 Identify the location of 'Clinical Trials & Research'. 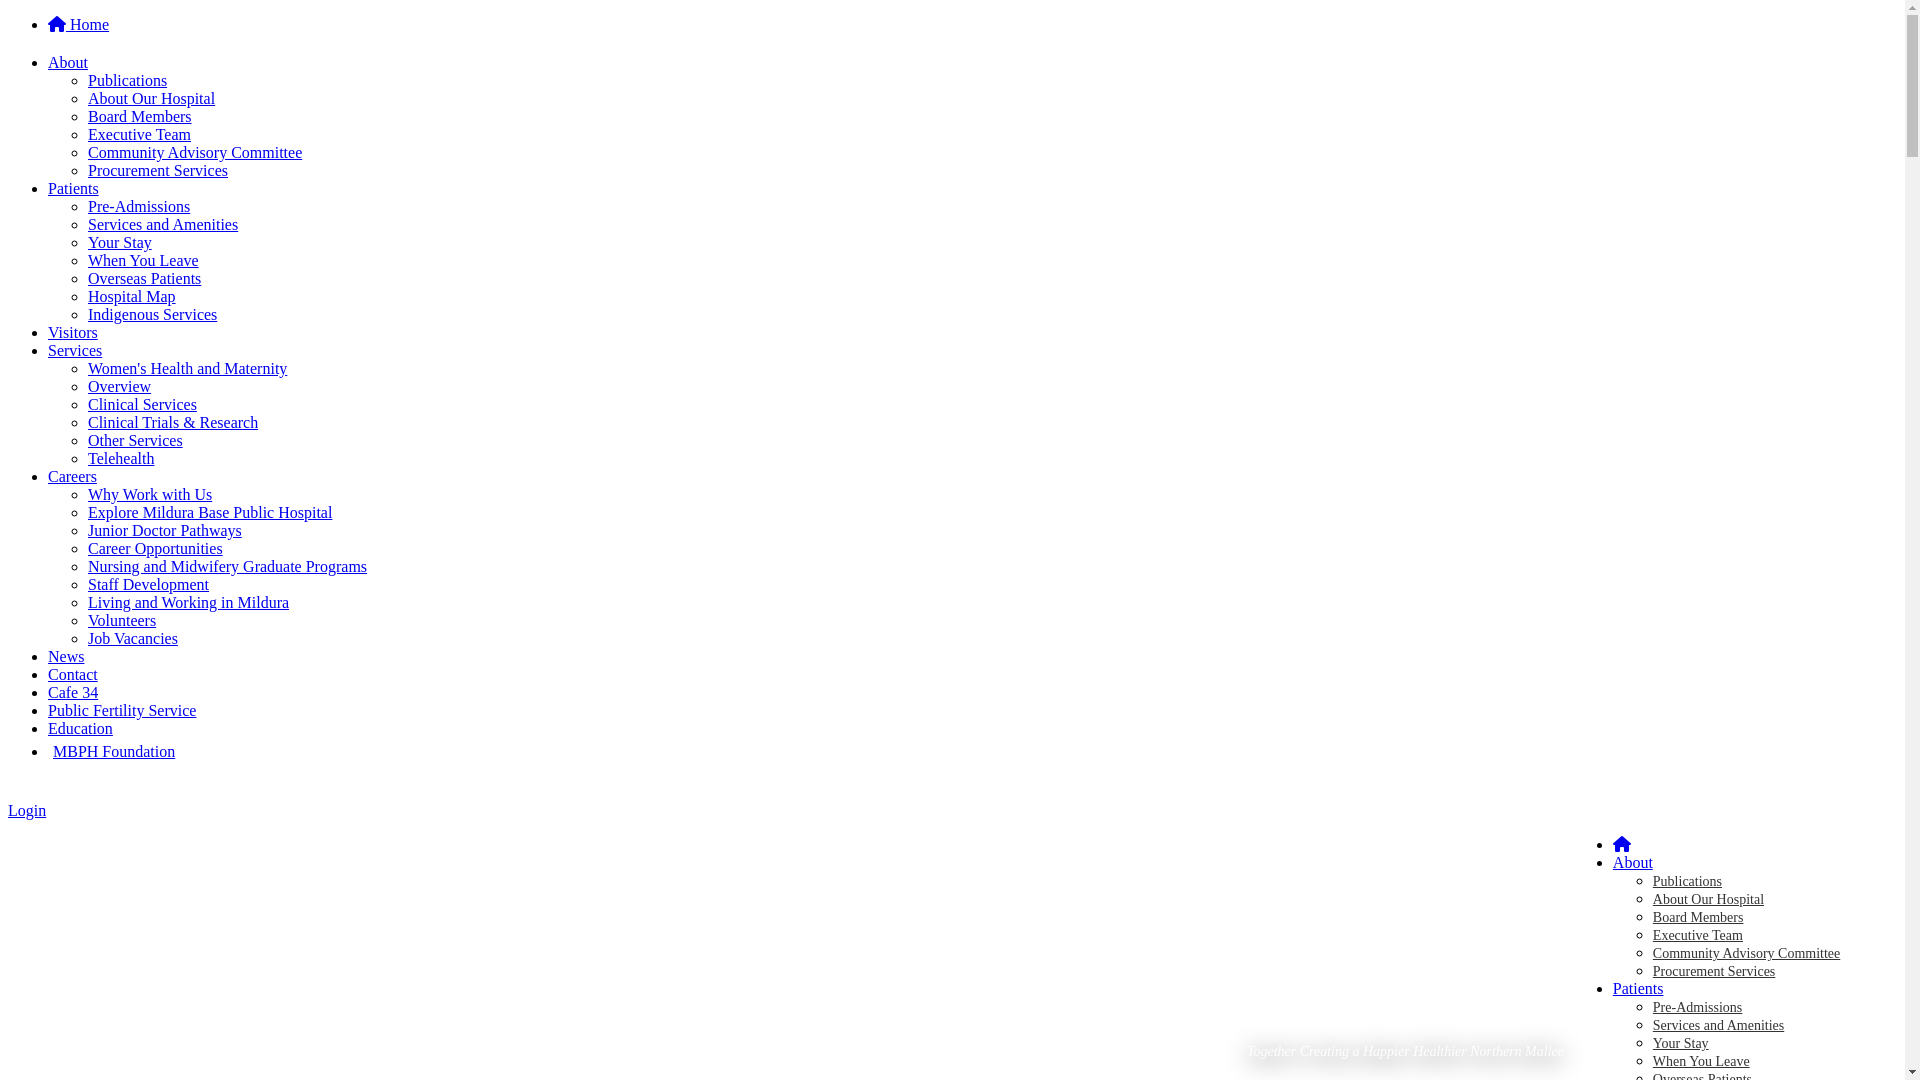
(86, 421).